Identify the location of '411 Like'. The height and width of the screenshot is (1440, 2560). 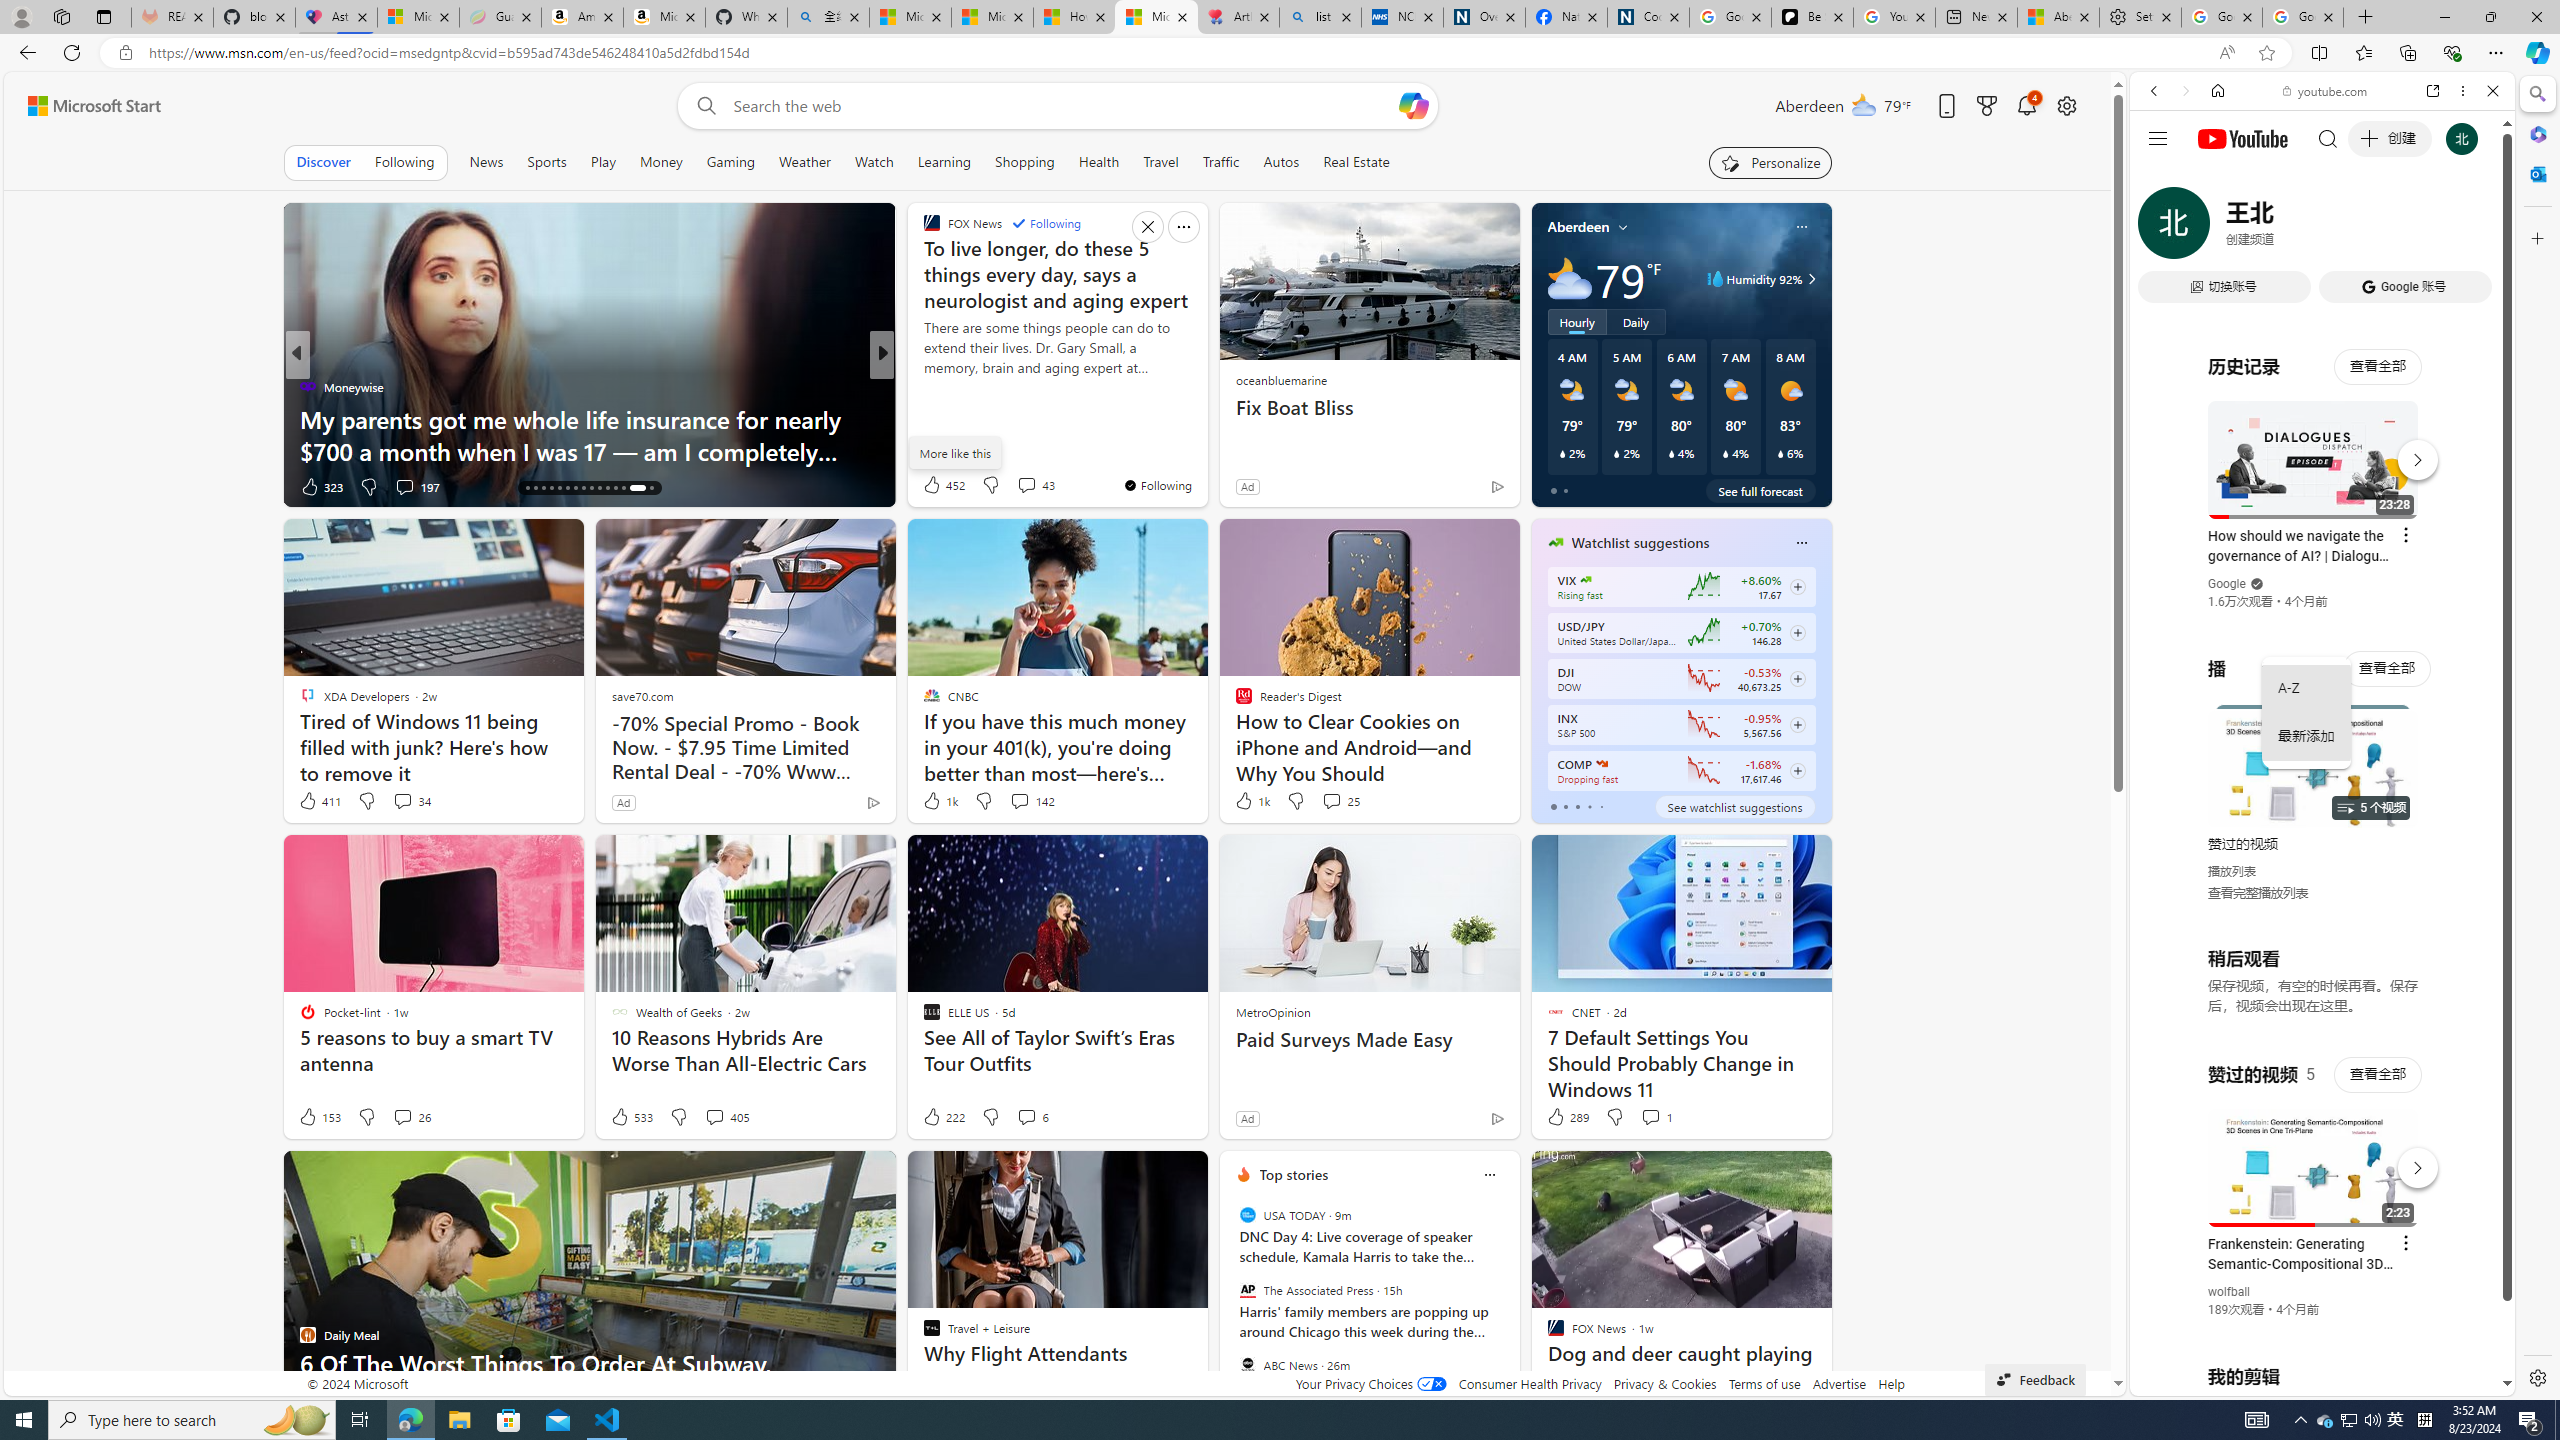
(317, 800).